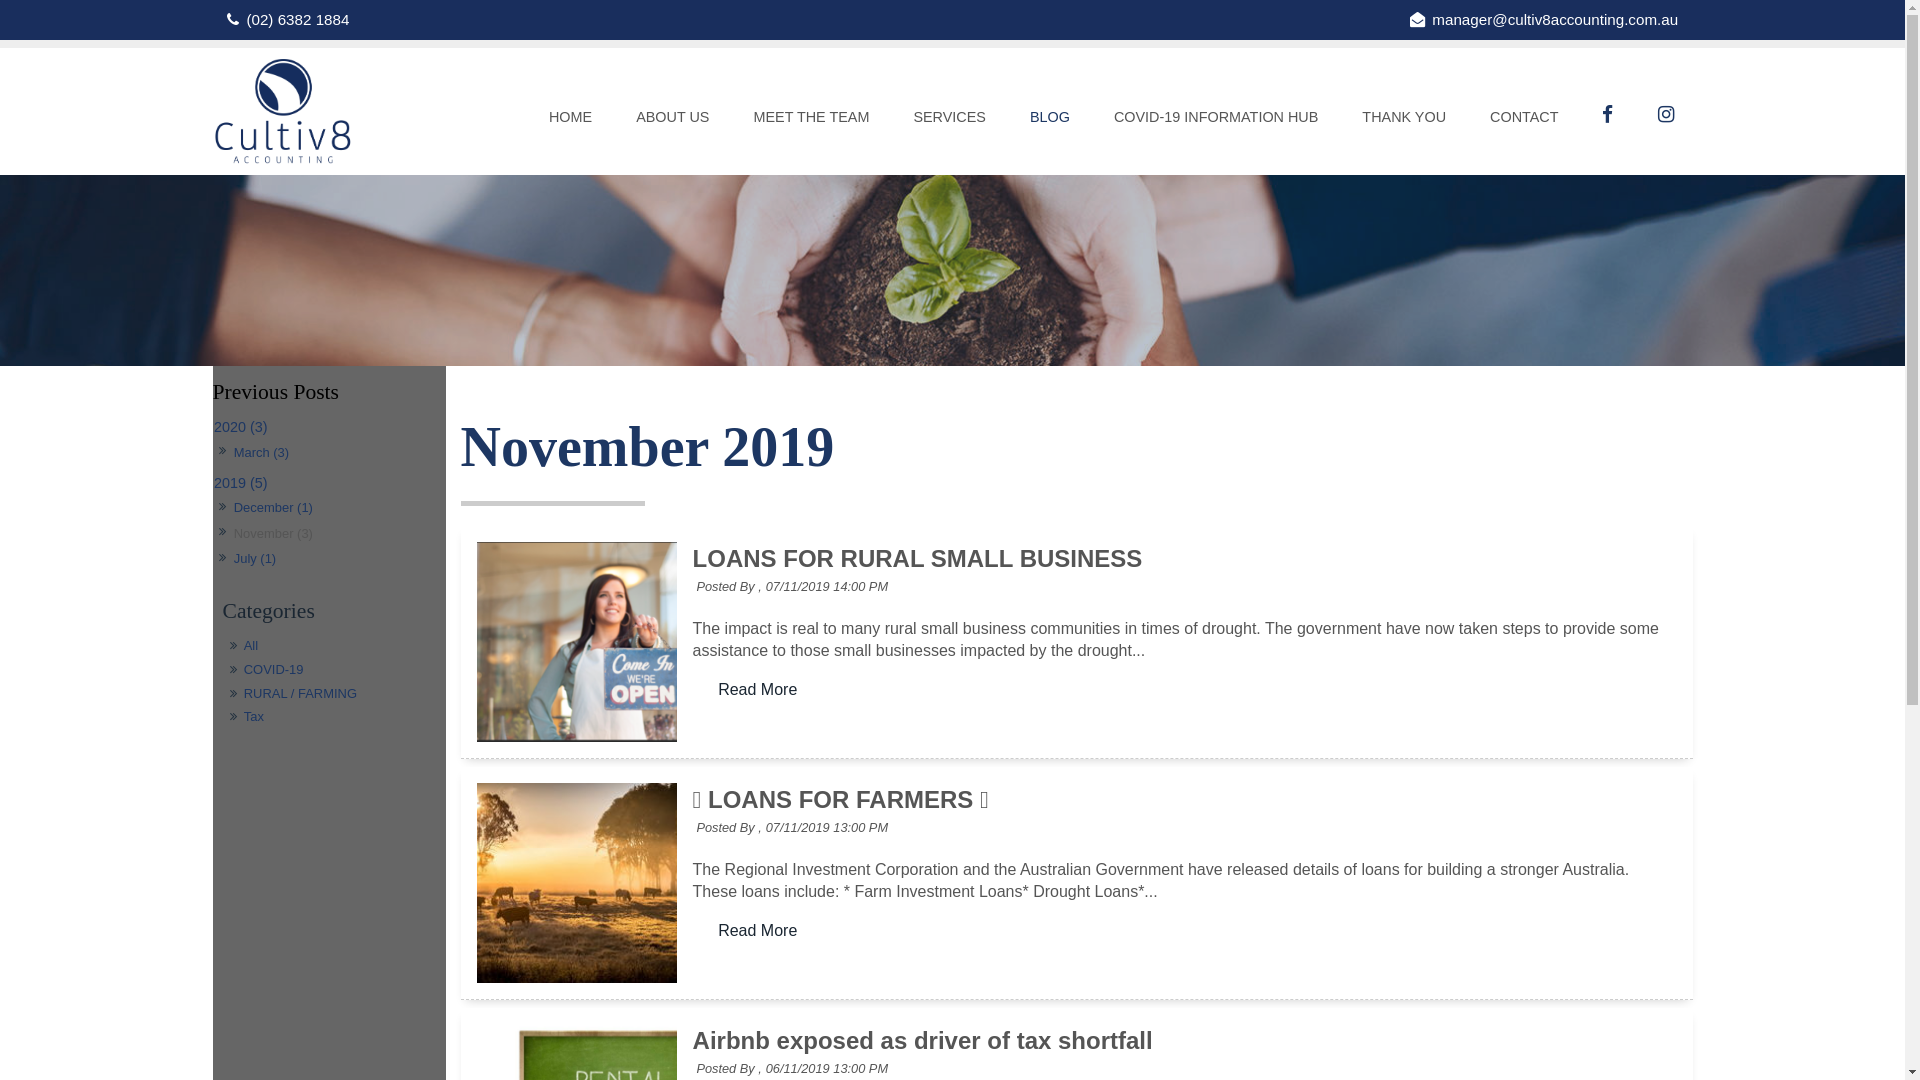 This screenshot has width=1920, height=1080. I want to click on '2019 (5)', so click(328, 482).